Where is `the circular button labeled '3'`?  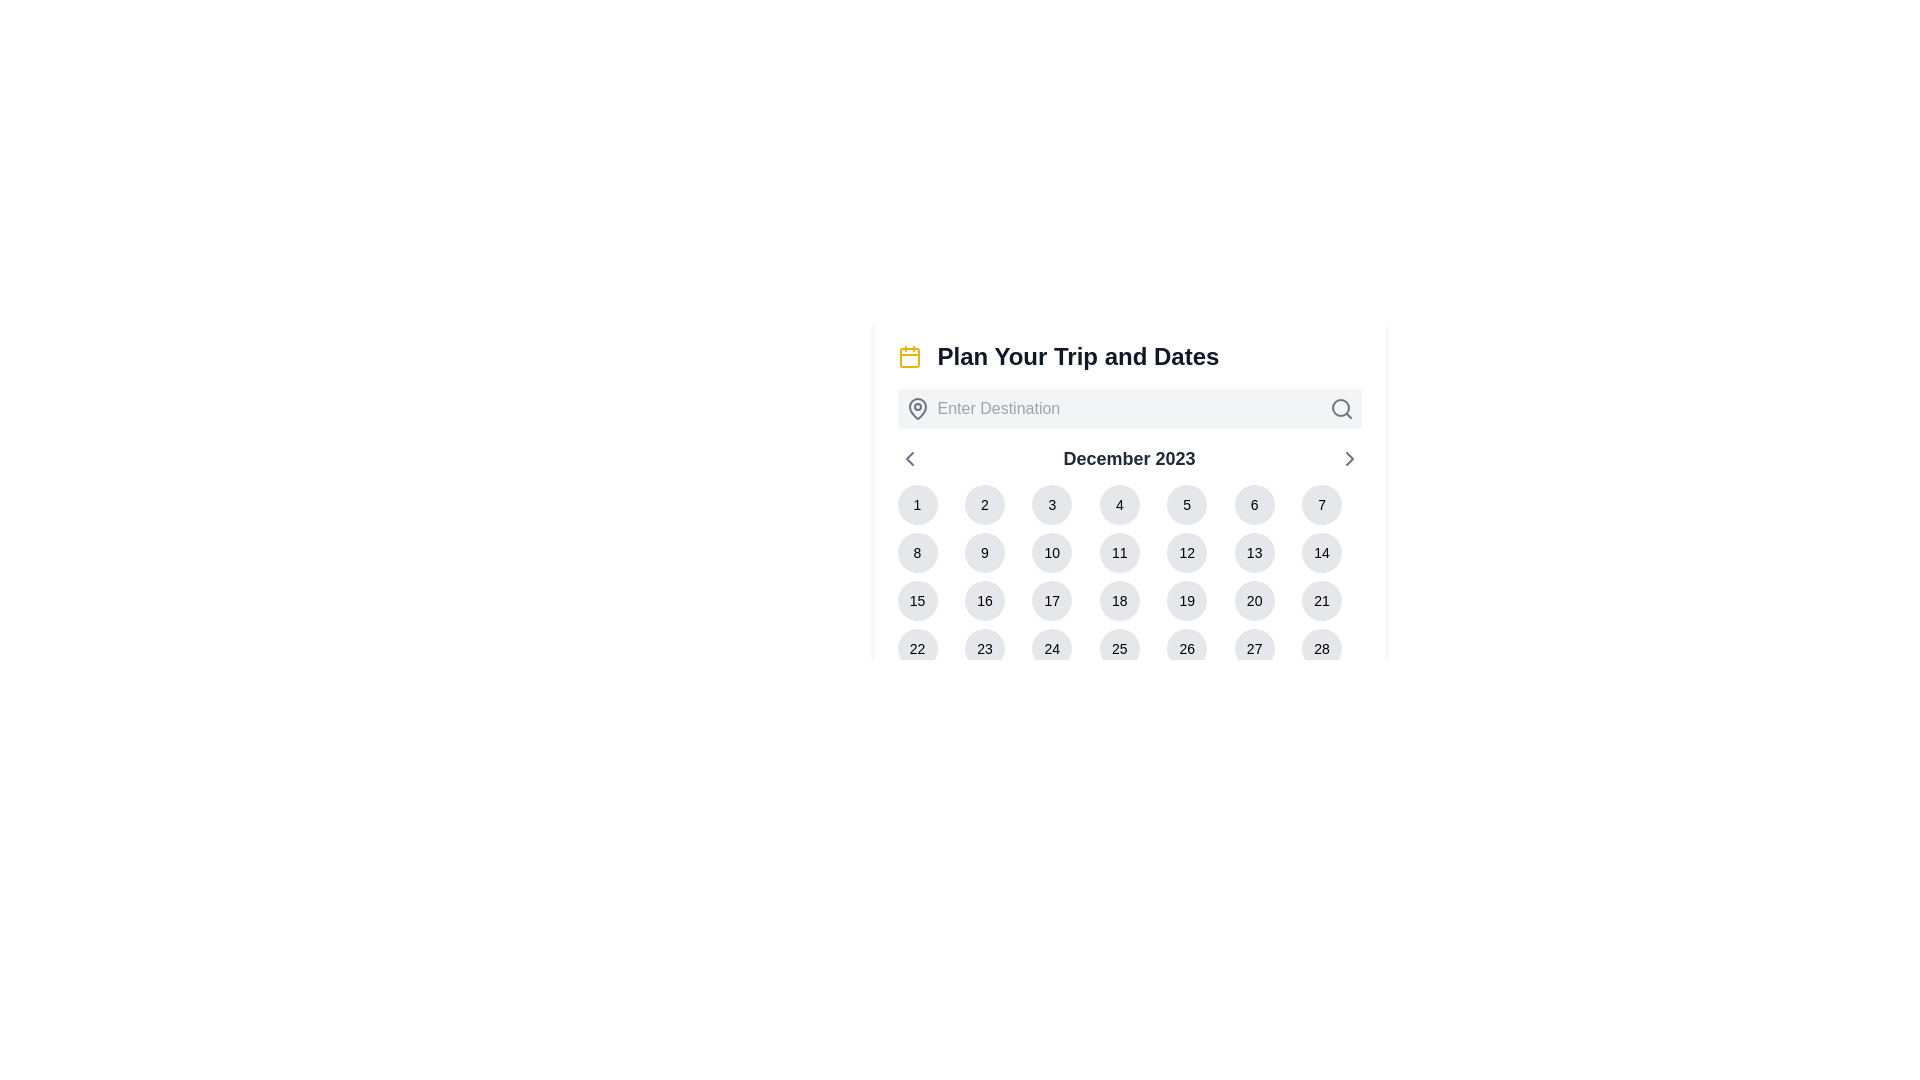
the circular button labeled '3' is located at coordinates (1051, 504).